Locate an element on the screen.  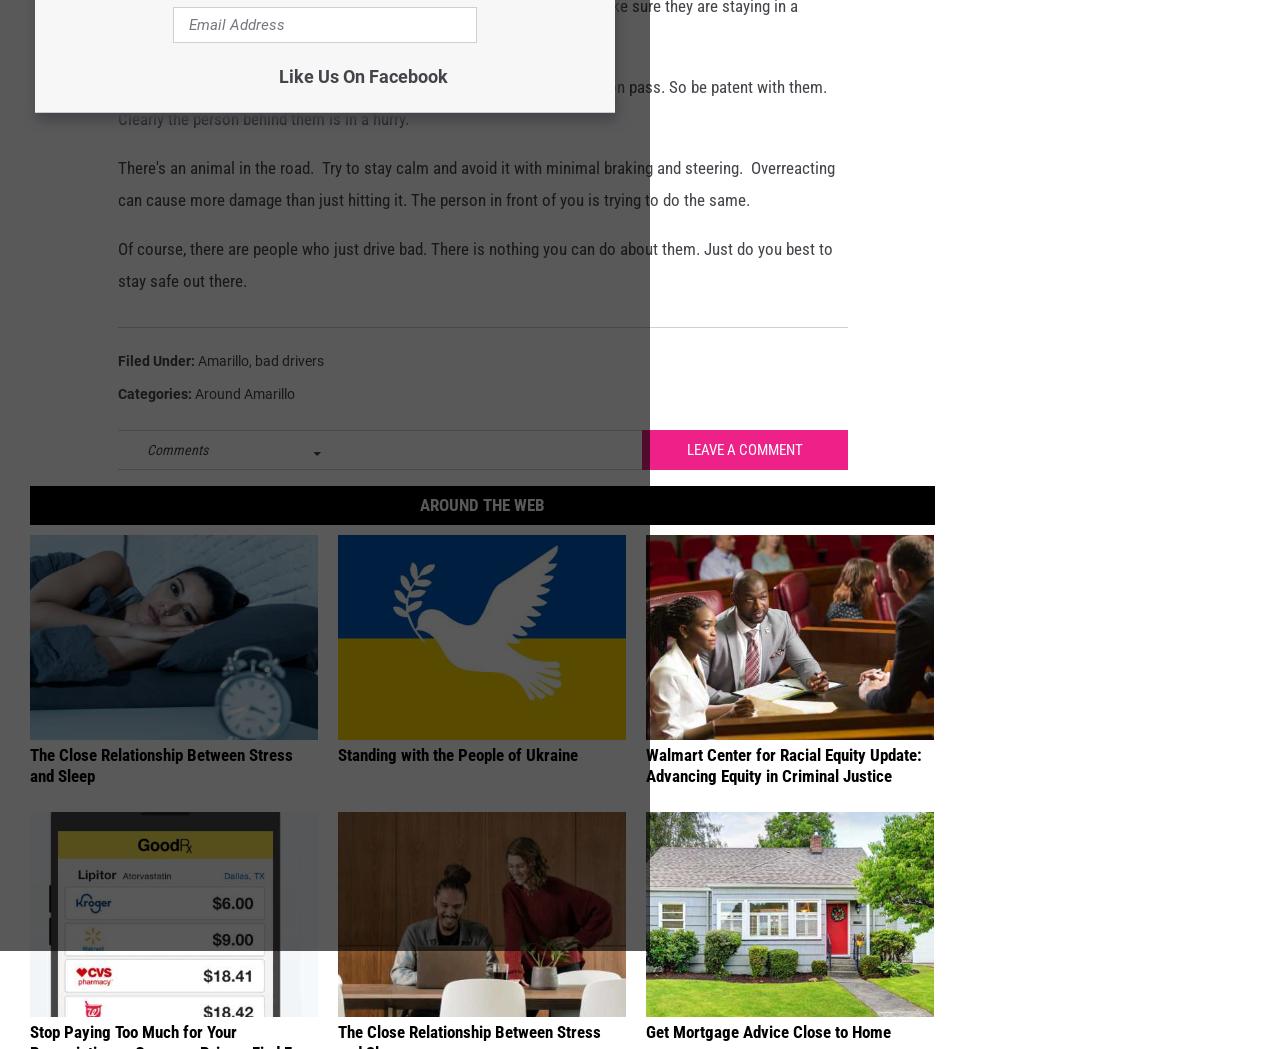
'Leave A Comment' is located at coordinates (744, 482).